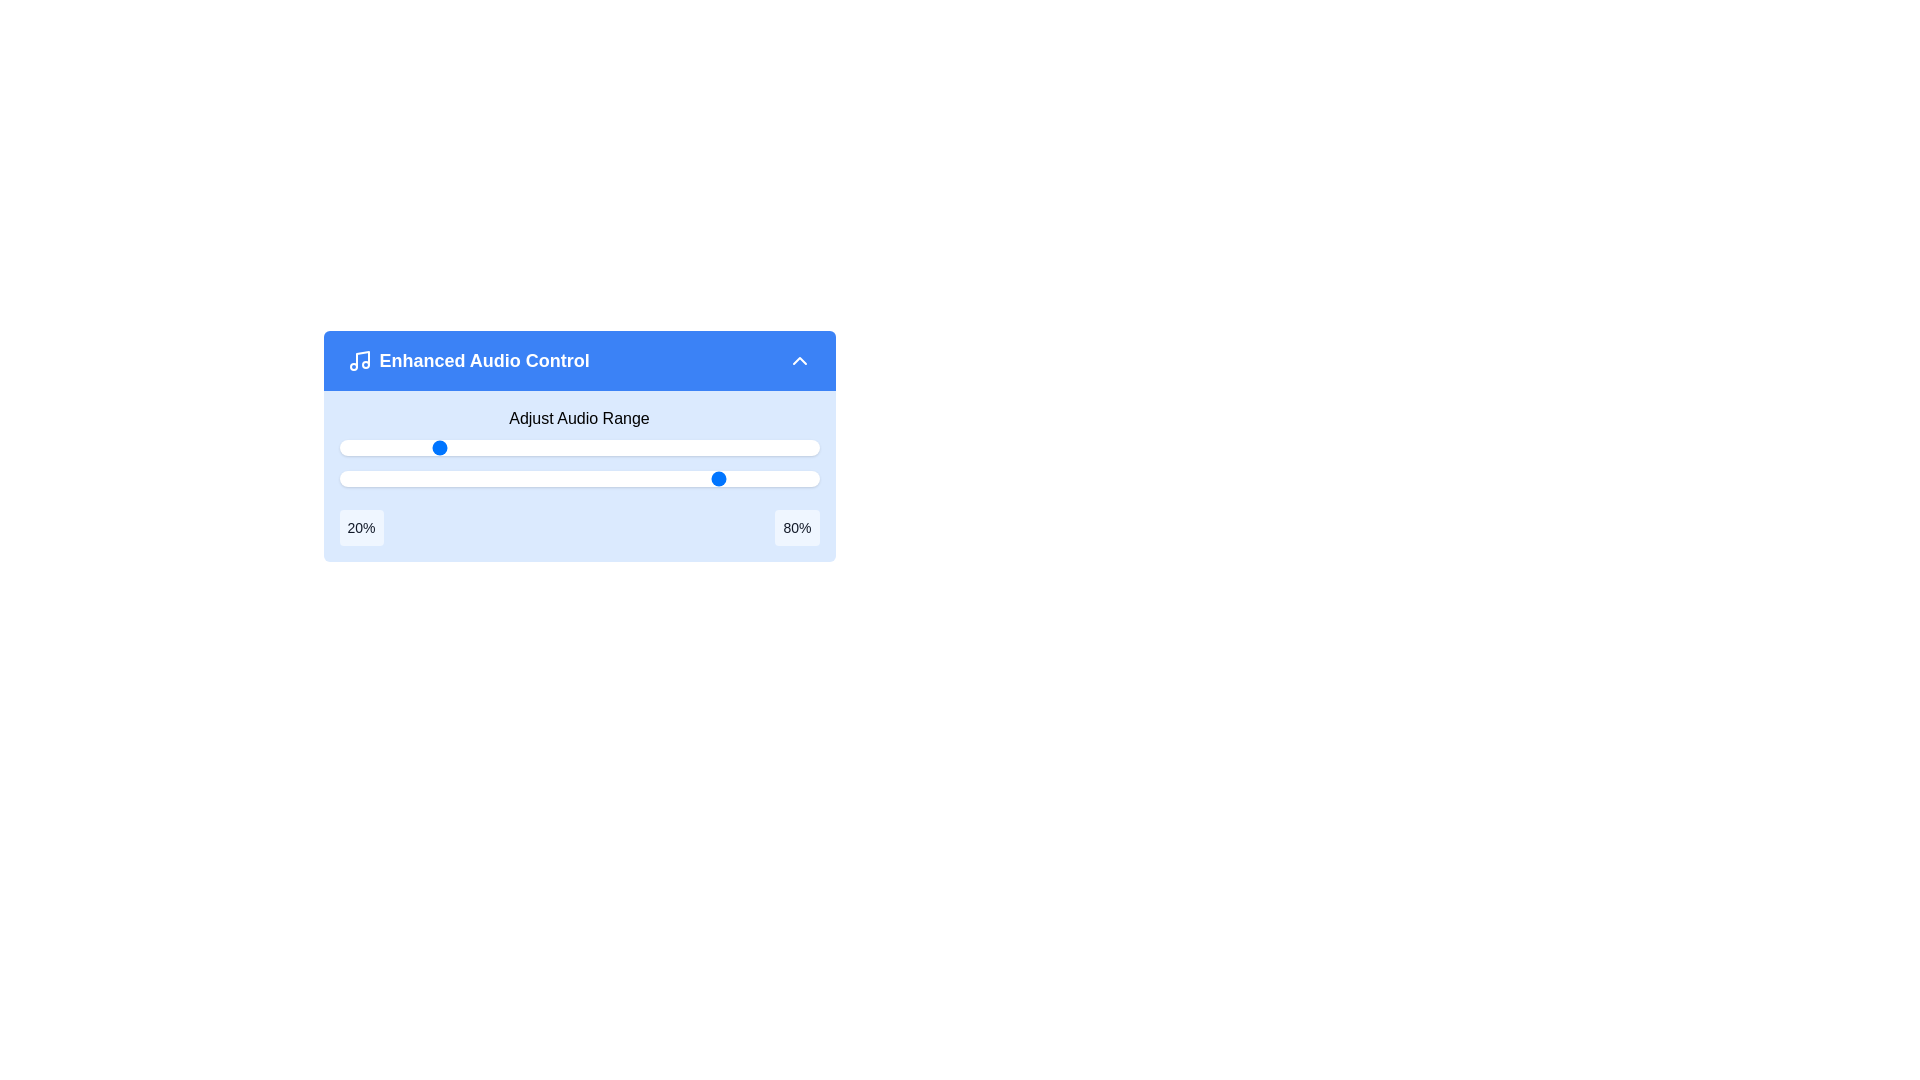 This screenshot has height=1080, width=1920. What do you see at coordinates (607, 446) in the screenshot?
I see `the slider value` at bounding box center [607, 446].